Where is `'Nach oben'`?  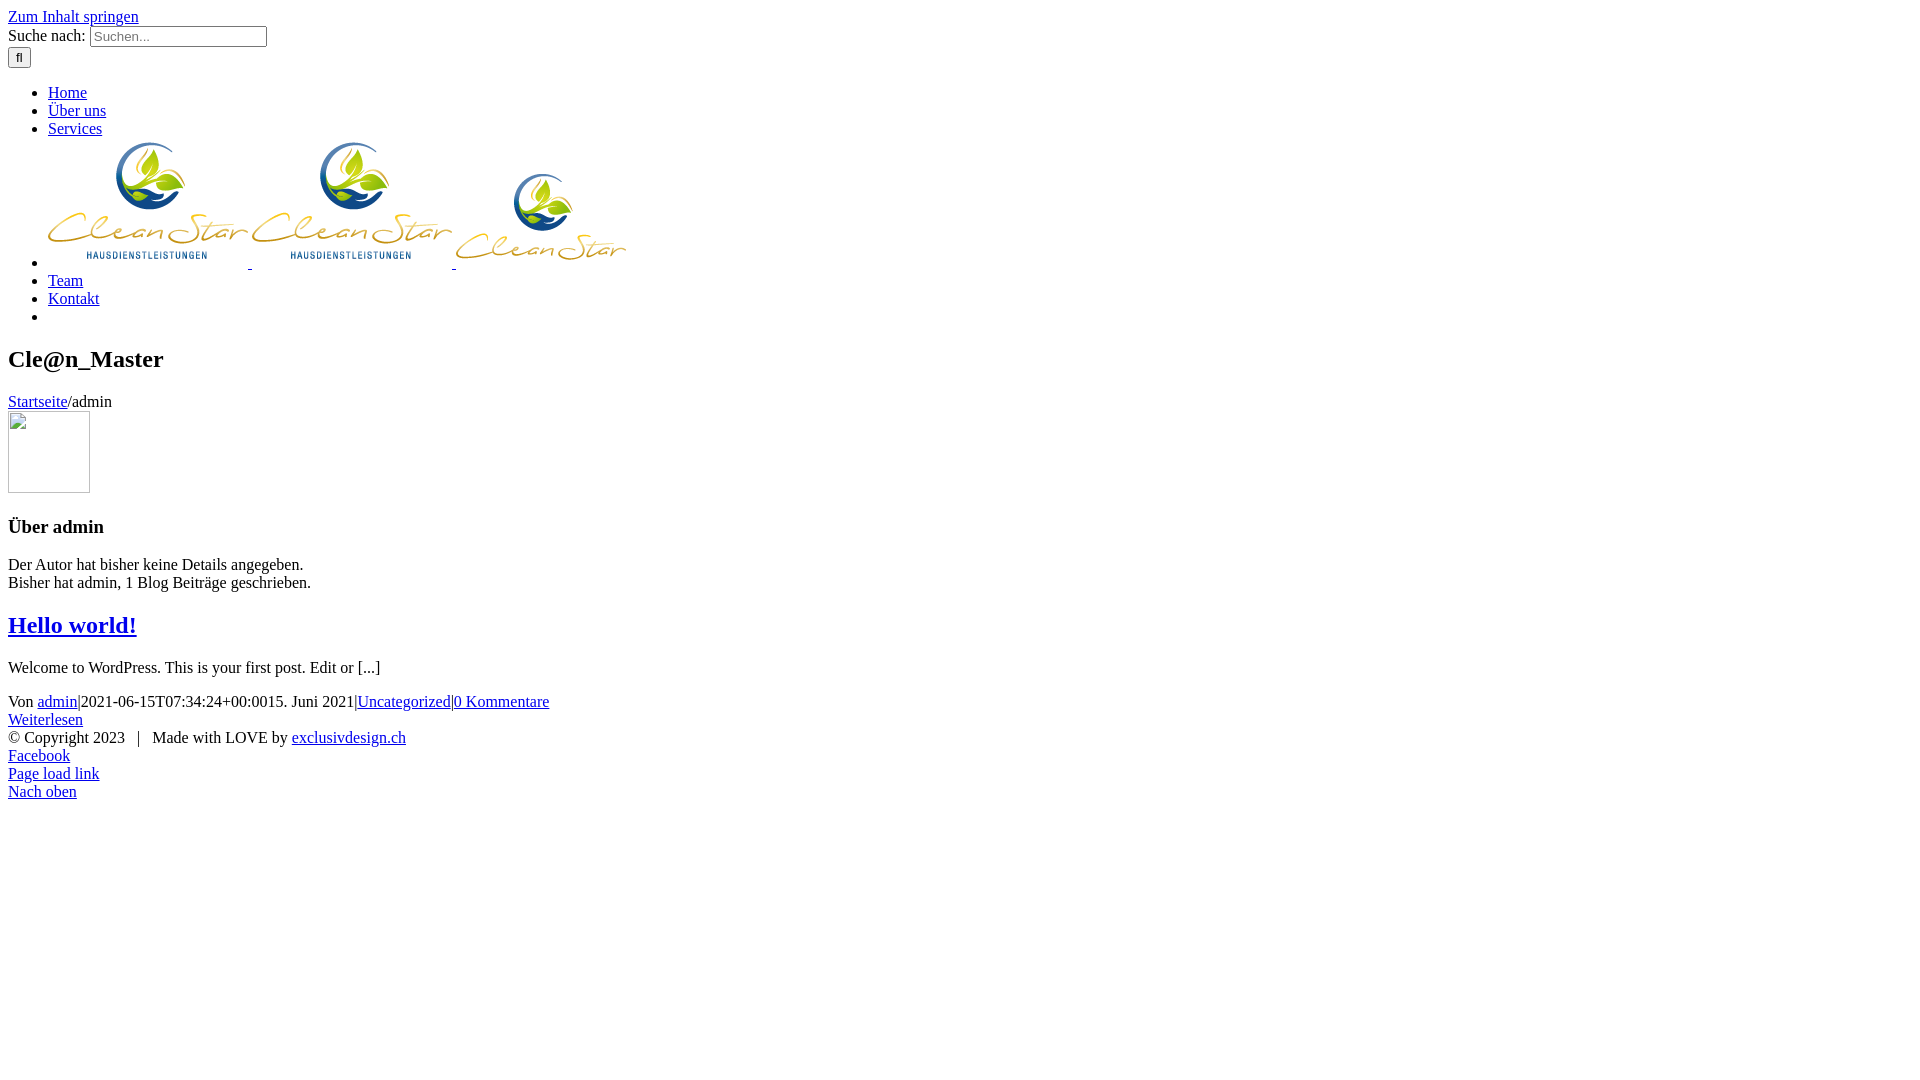 'Nach oben' is located at coordinates (42, 790).